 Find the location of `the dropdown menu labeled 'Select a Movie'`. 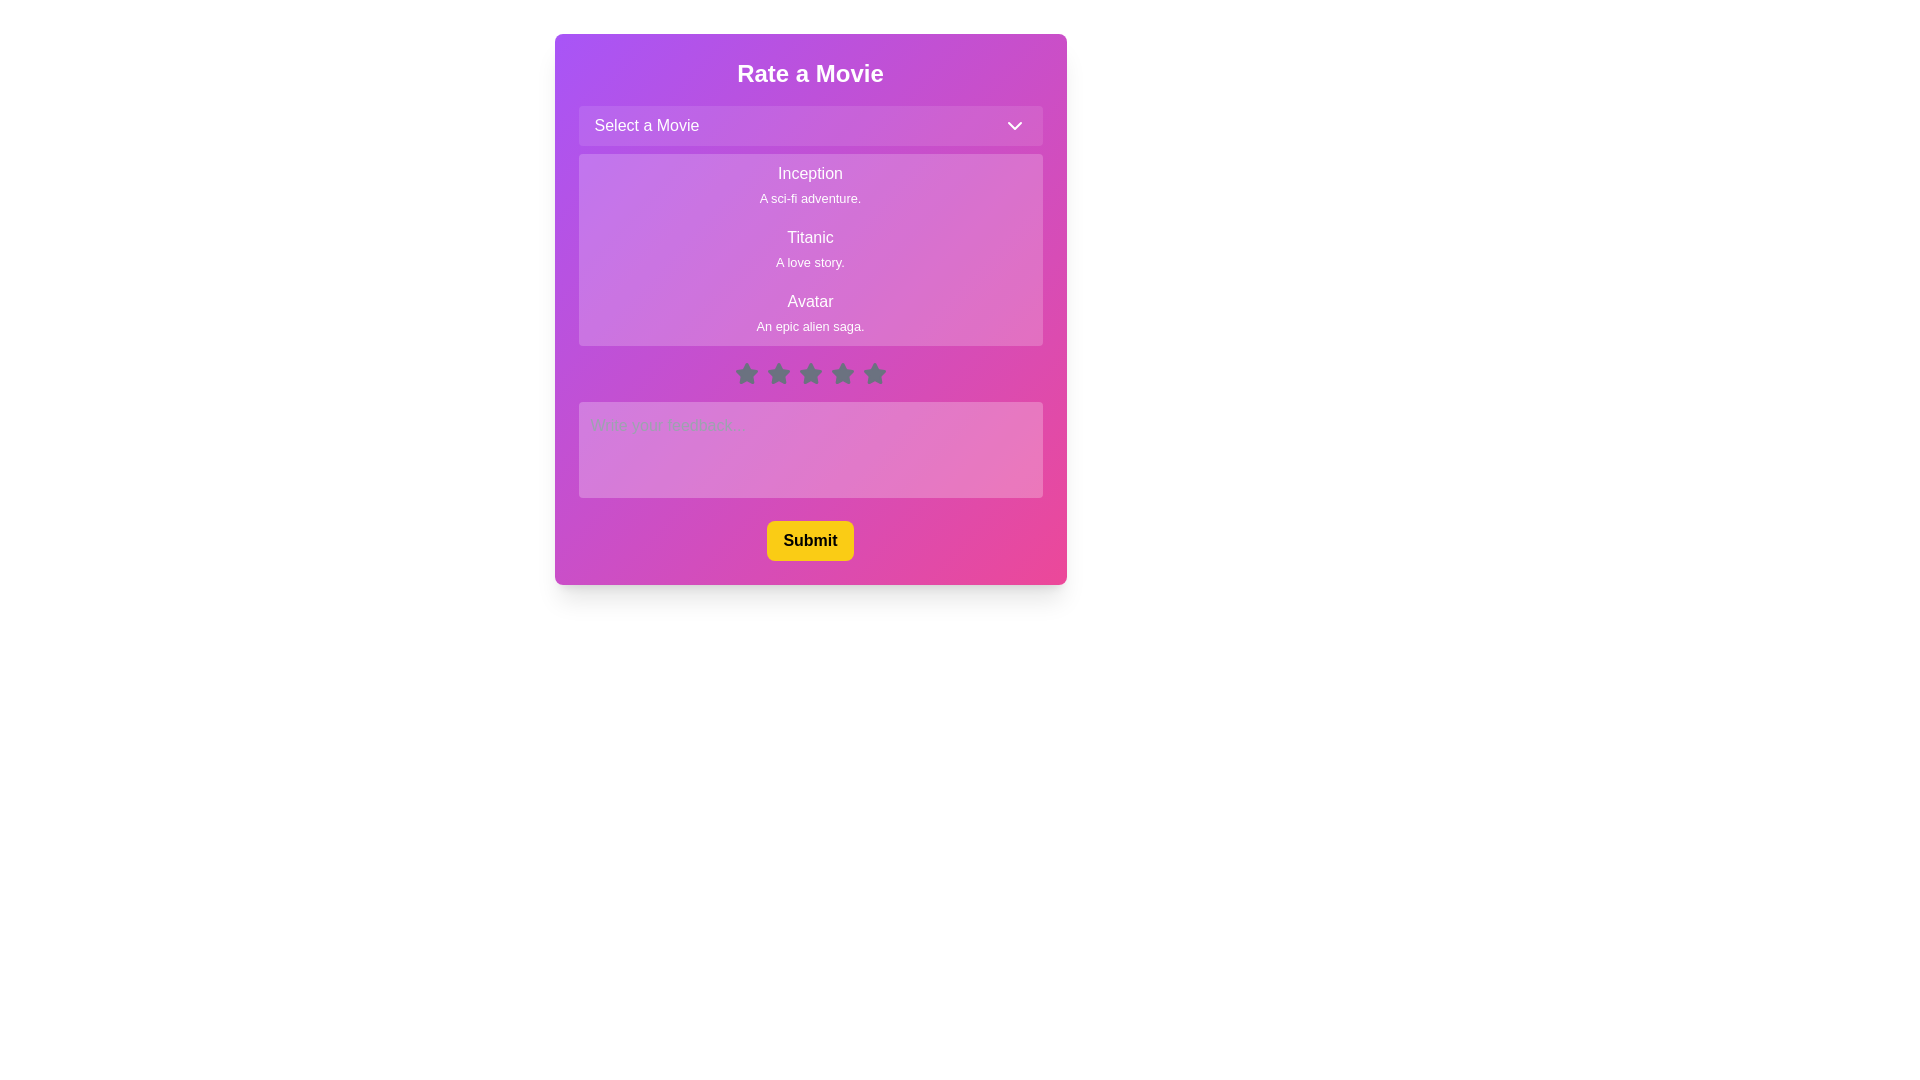

the dropdown menu labeled 'Select a Movie' is located at coordinates (810, 126).